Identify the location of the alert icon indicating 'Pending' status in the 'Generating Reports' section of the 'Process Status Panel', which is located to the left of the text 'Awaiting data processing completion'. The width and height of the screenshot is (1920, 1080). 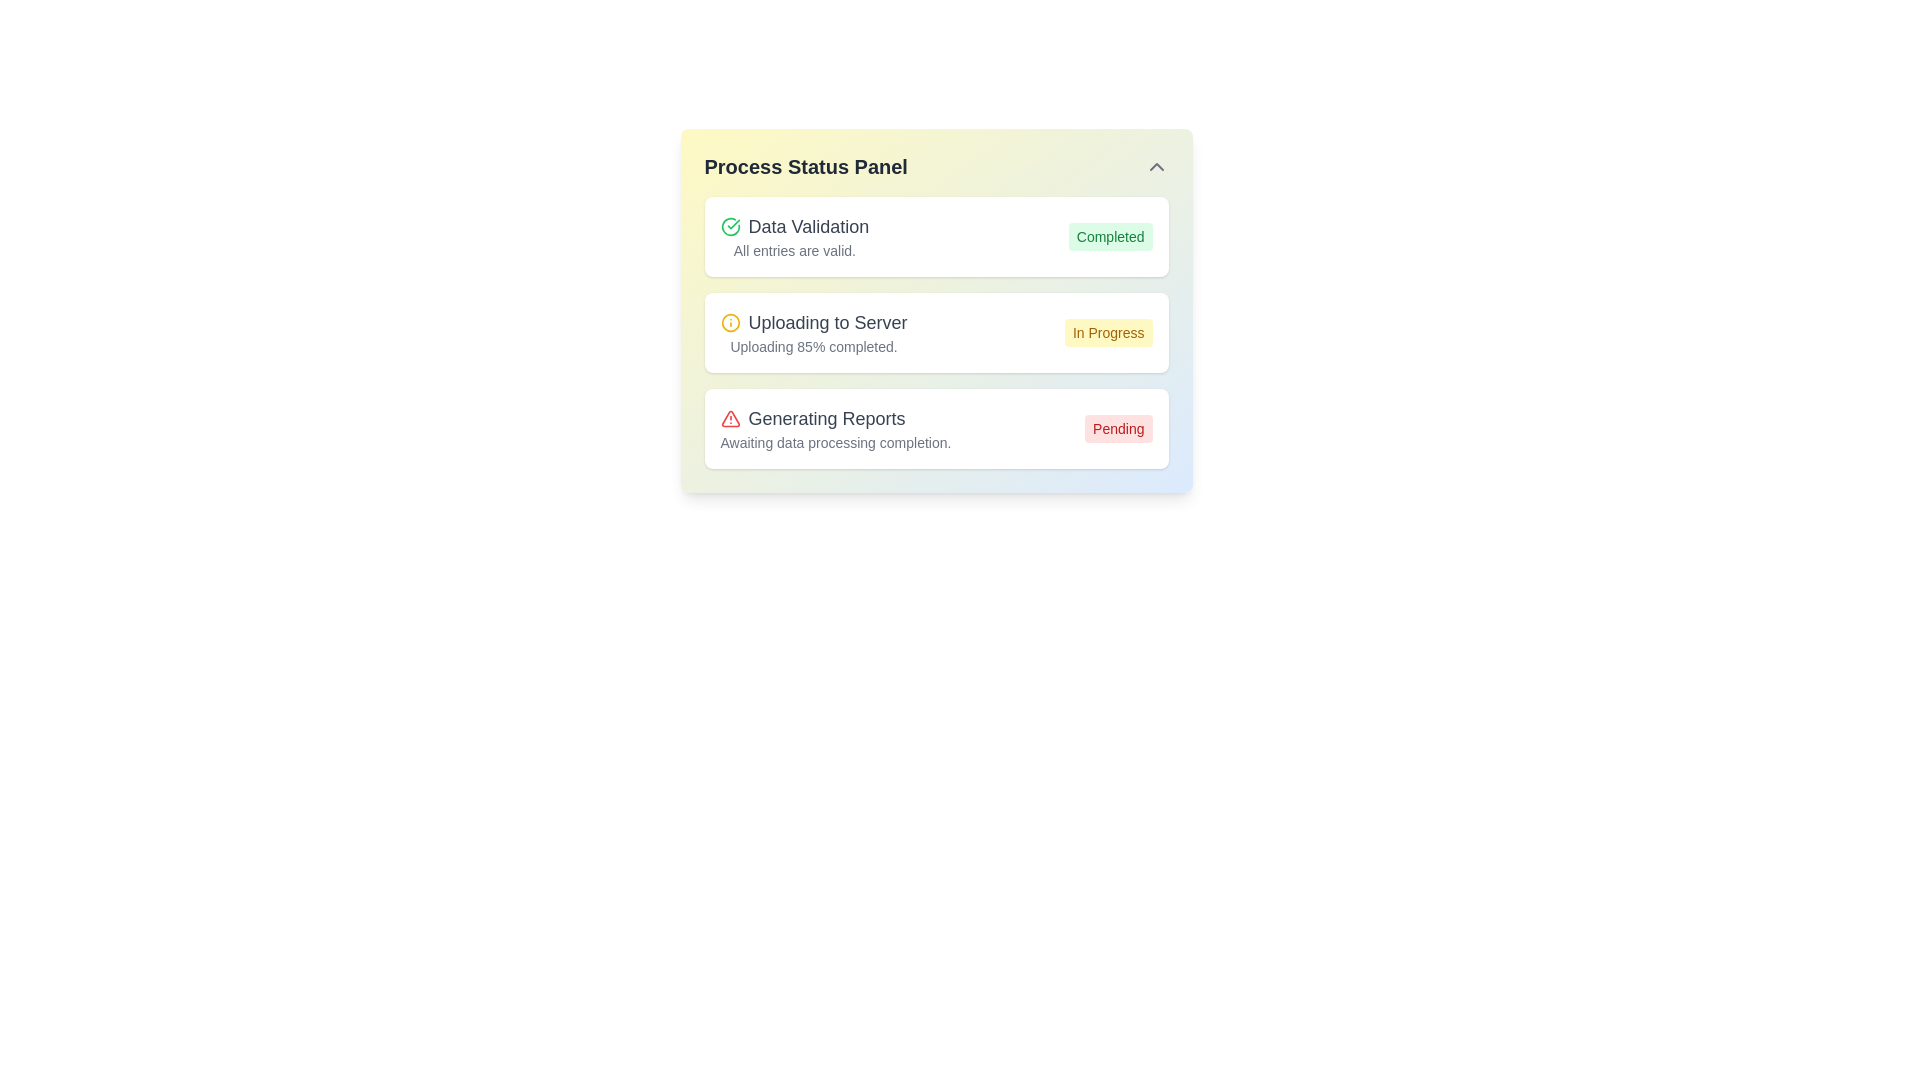
(729, 418).